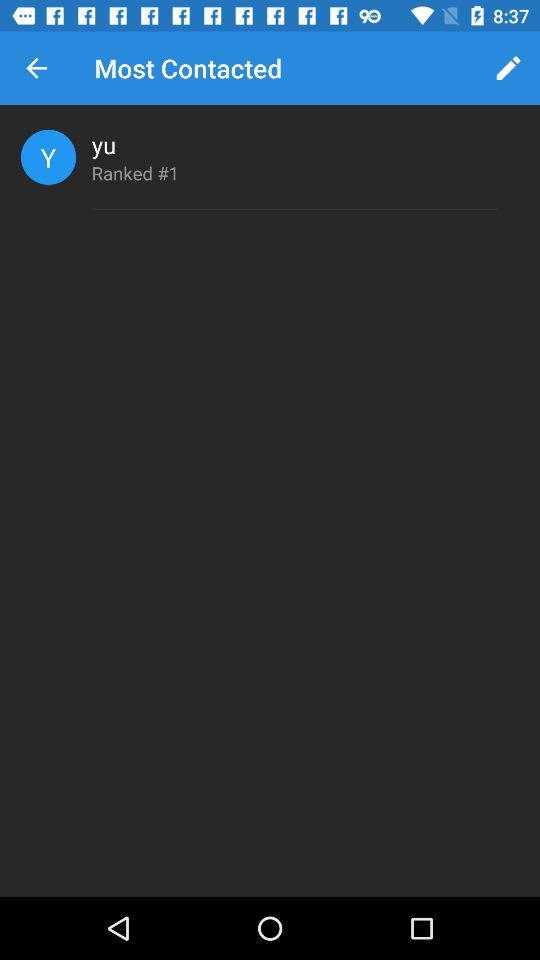  I want to click on the icon to the left of most contacted item, so click(36, 68).